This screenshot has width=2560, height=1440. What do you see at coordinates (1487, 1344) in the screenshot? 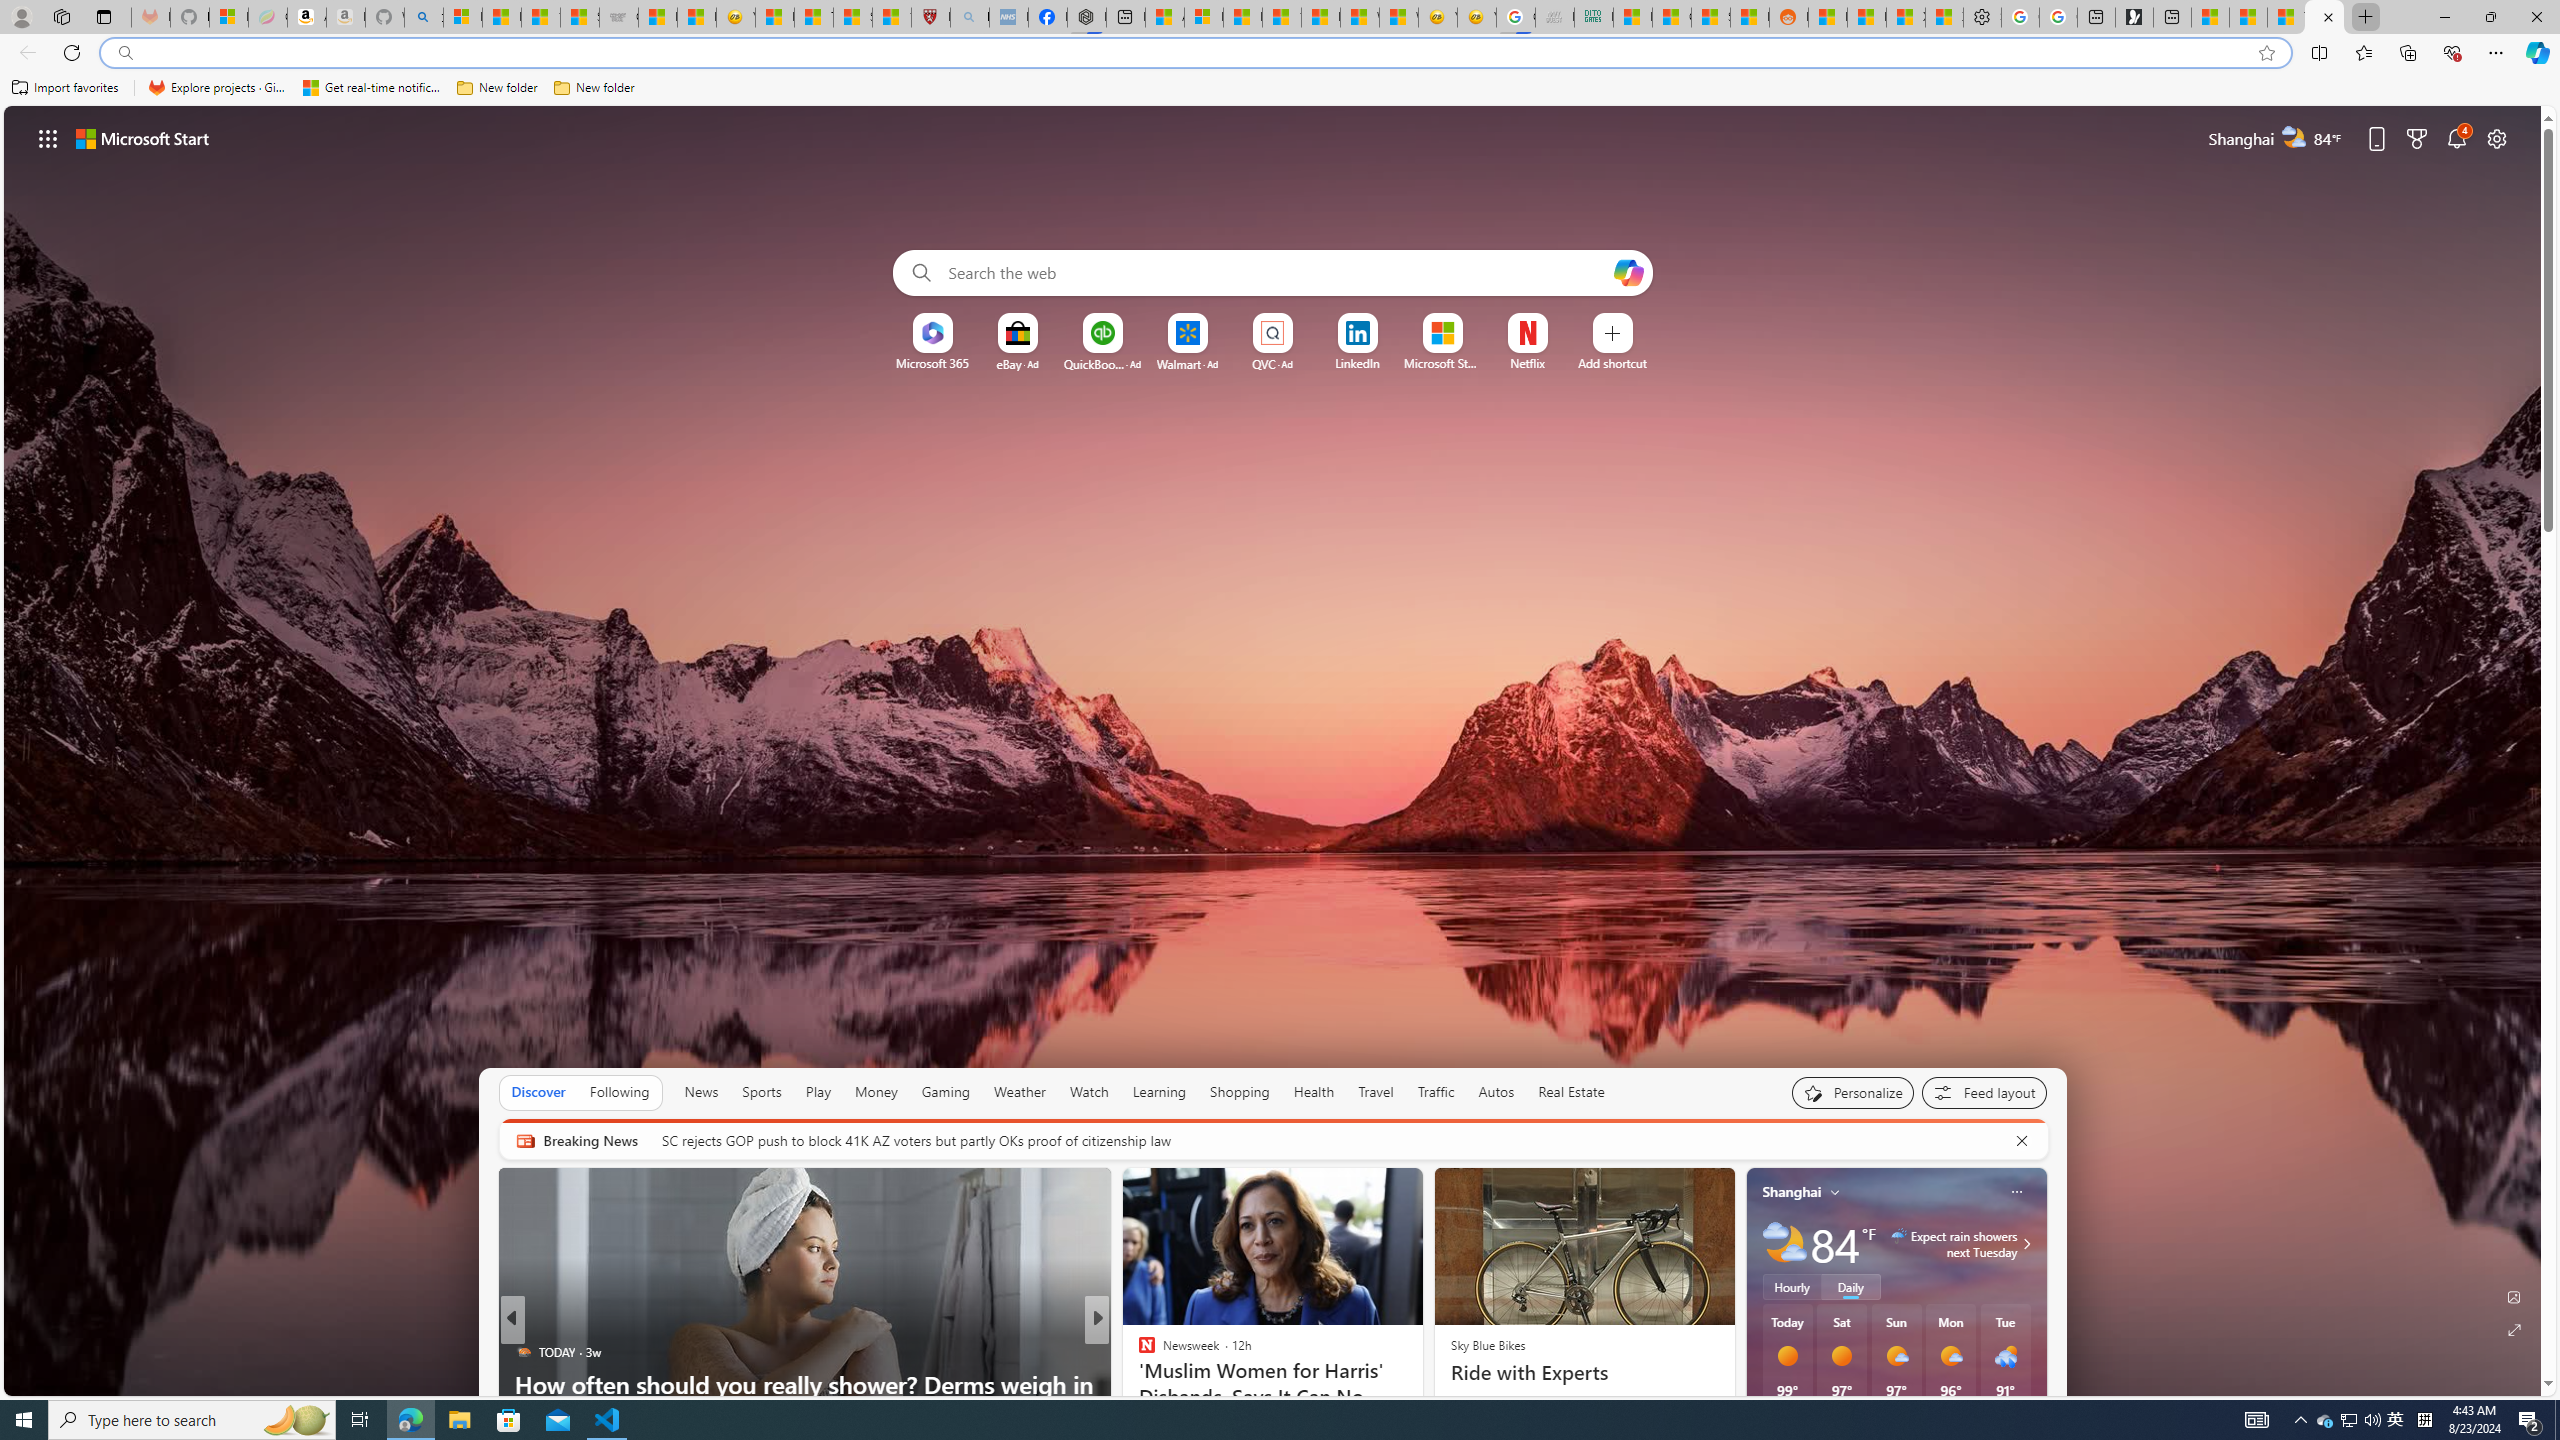
I see `'Sky Blue Bikes'` at bounding box center [1487, 1344].